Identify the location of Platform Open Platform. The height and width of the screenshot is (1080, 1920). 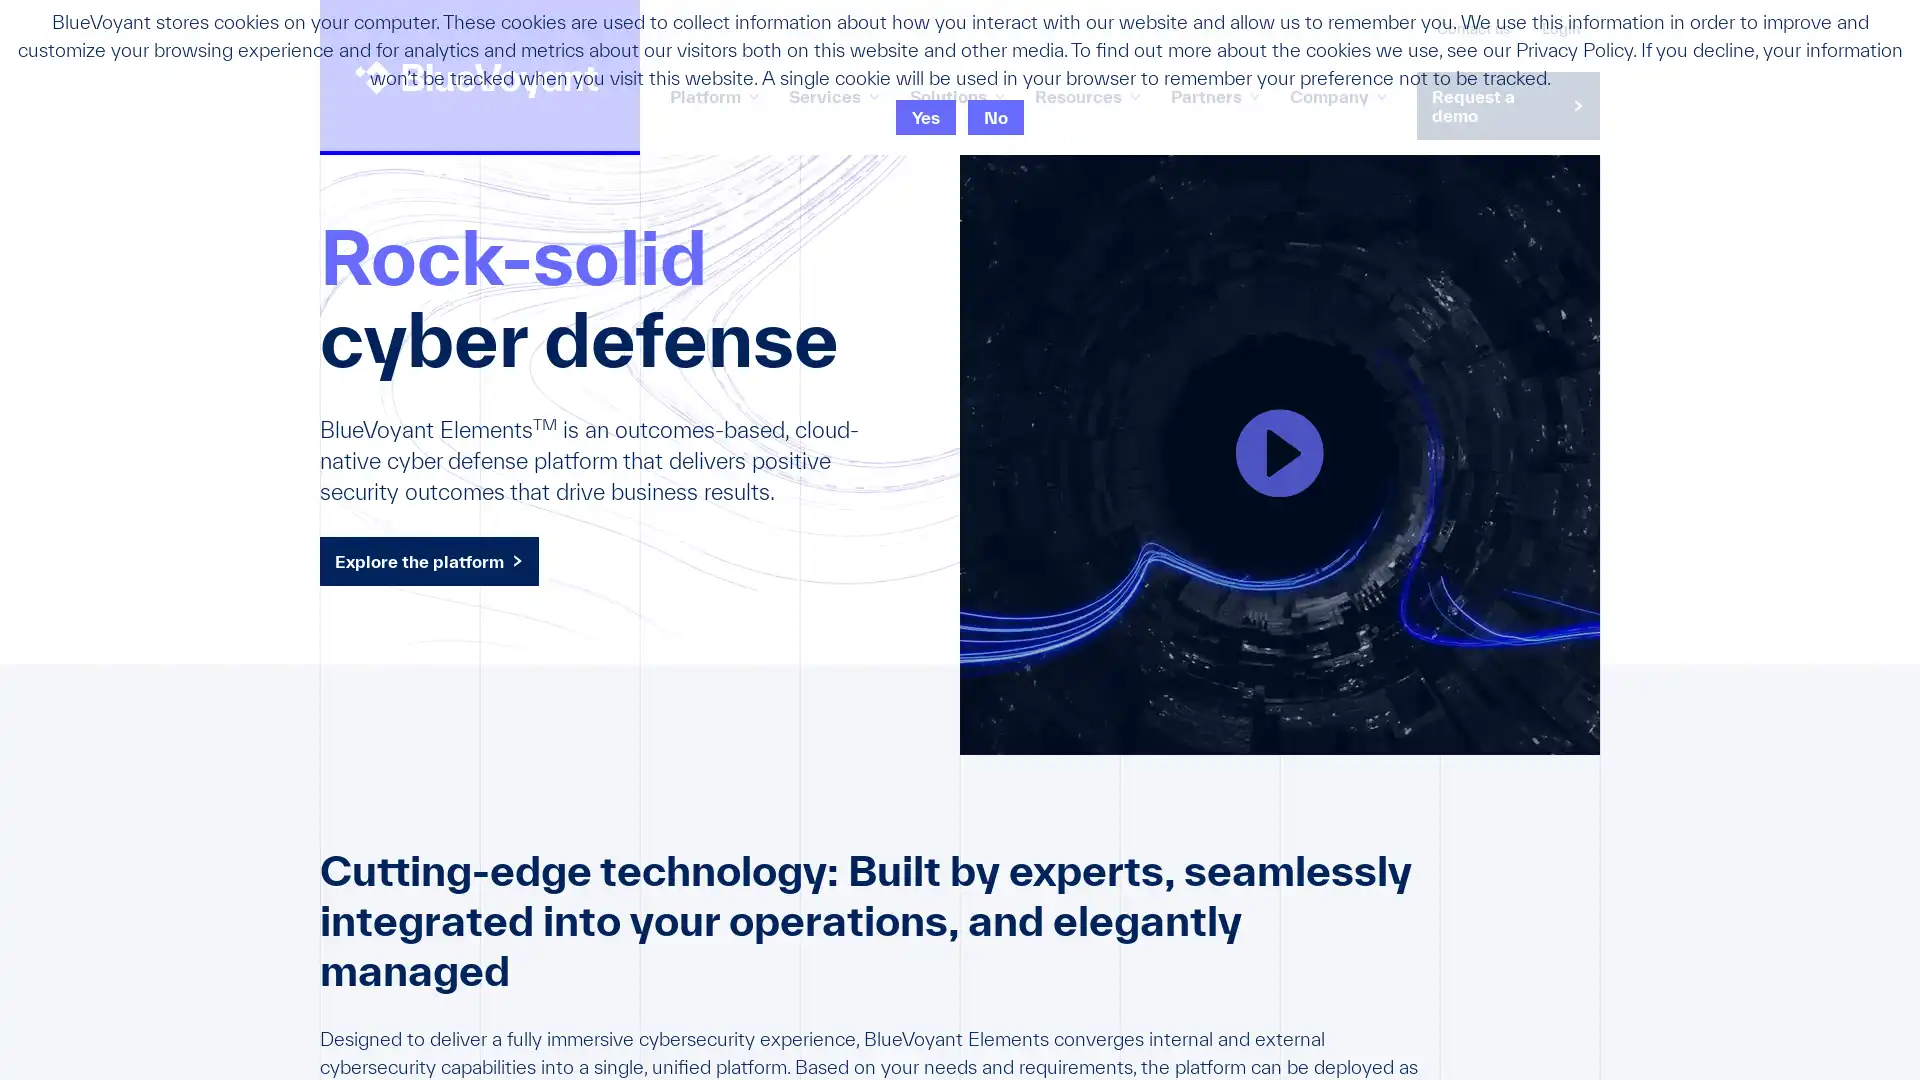
(714, 95).